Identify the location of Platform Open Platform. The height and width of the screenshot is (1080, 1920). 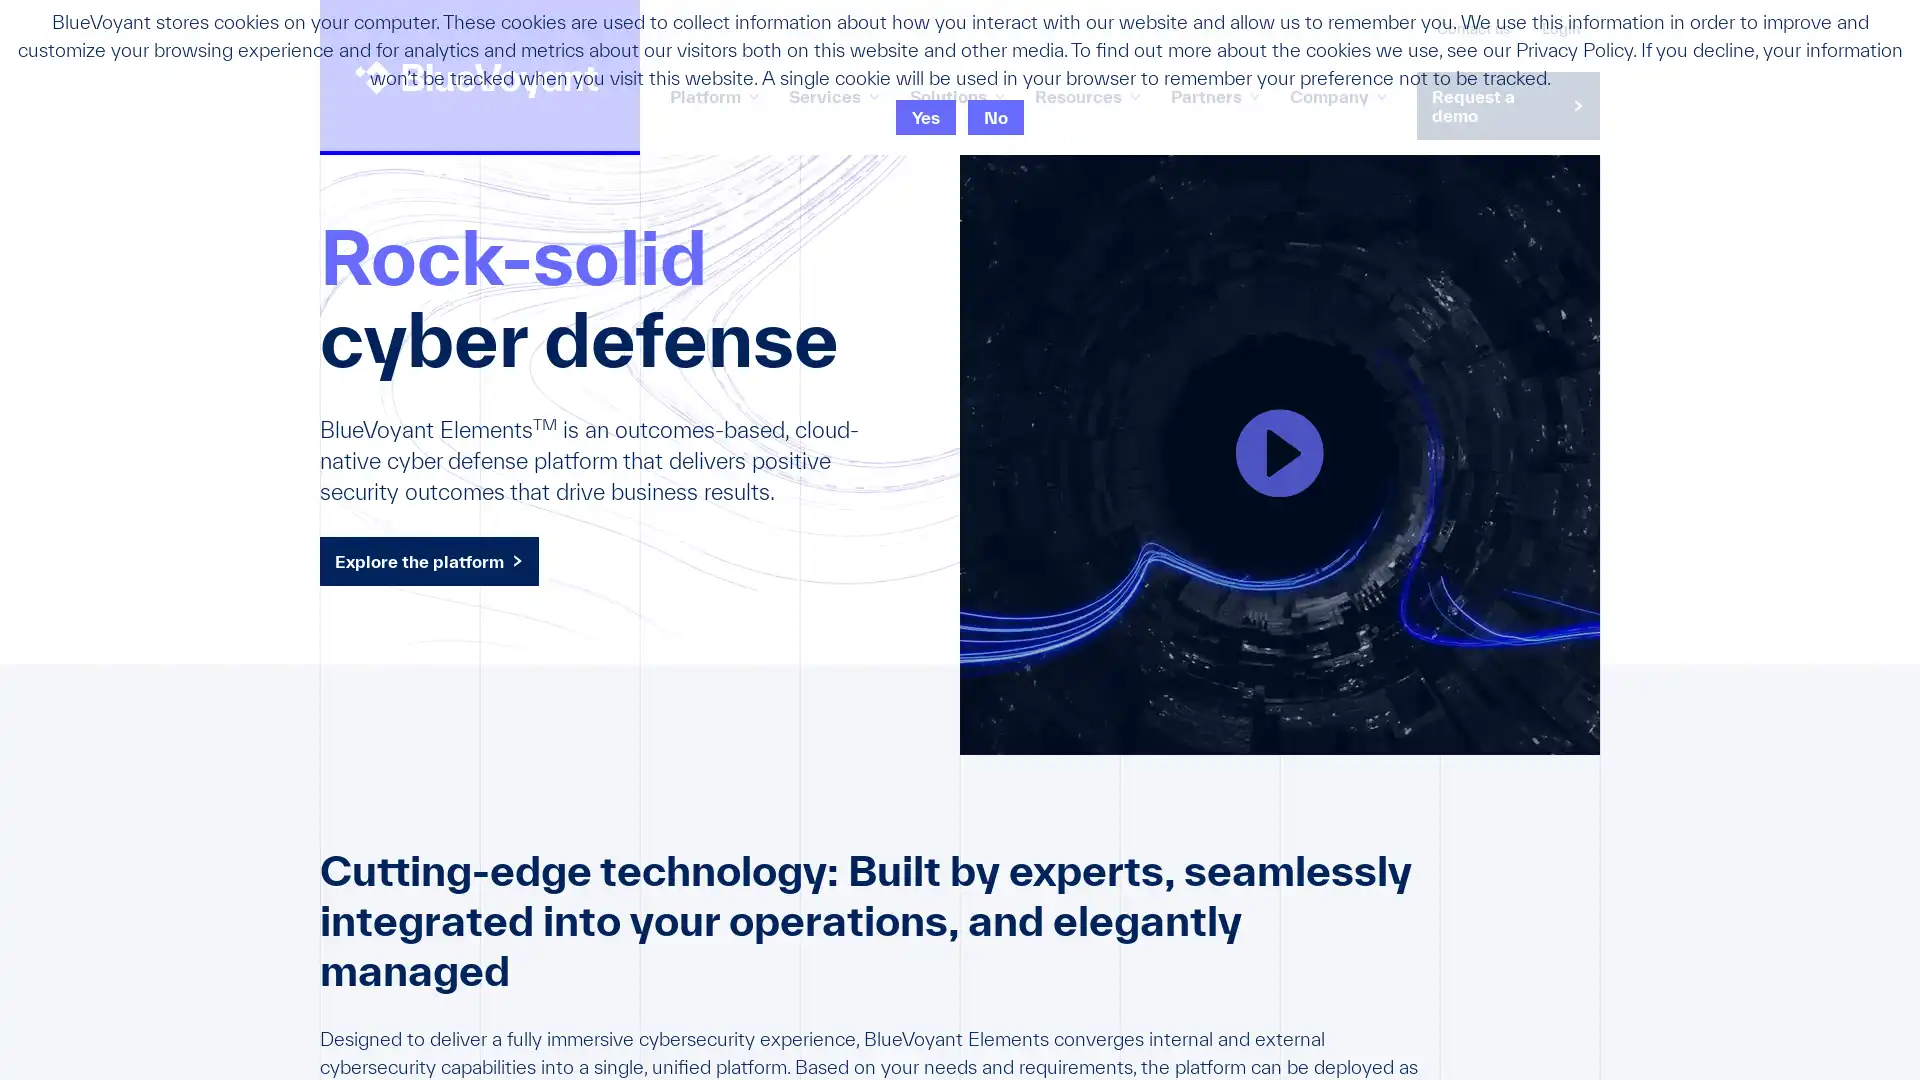
(714, 95).